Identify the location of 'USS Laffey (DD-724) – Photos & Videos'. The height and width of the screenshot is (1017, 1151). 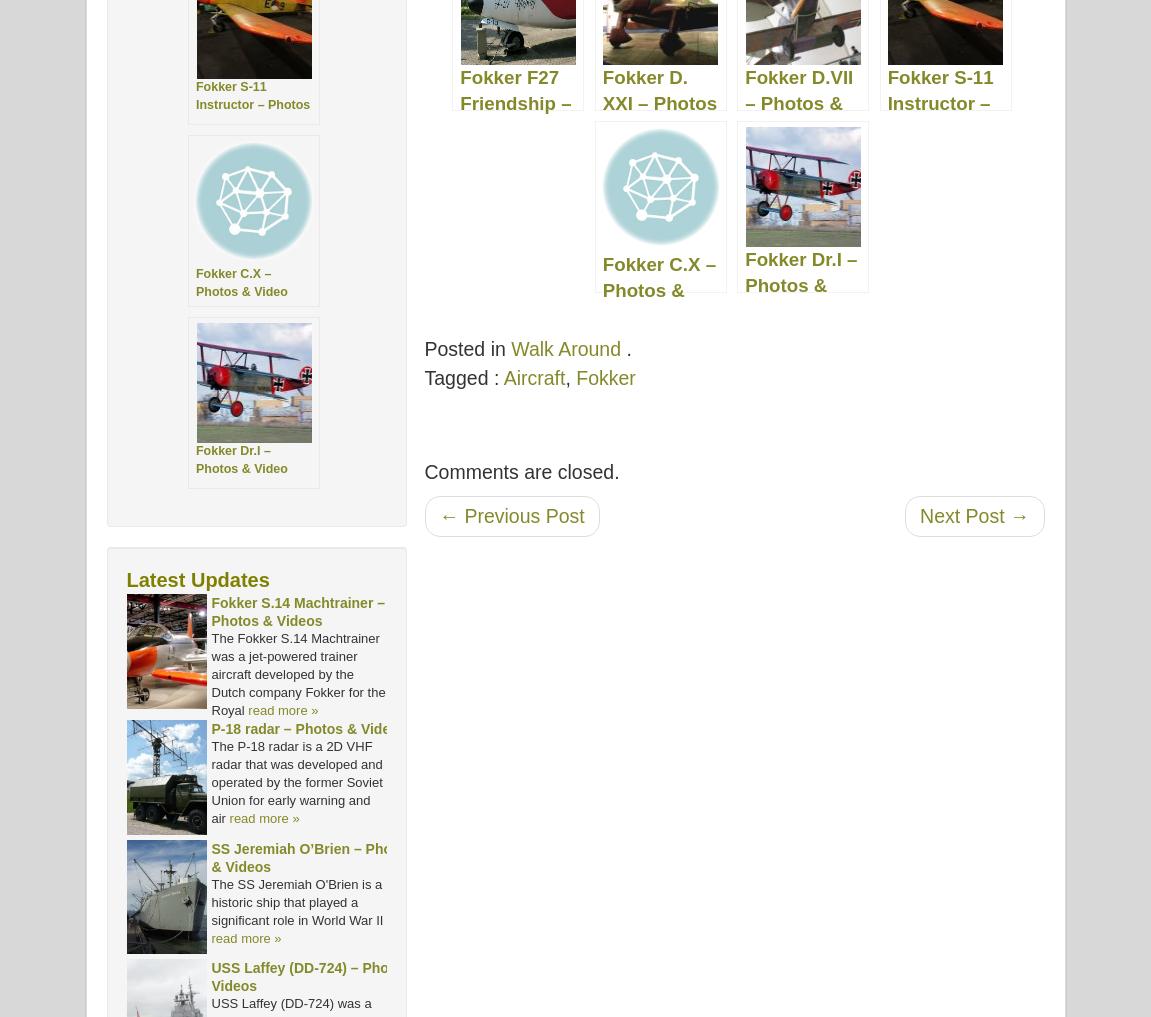
(316, 976).